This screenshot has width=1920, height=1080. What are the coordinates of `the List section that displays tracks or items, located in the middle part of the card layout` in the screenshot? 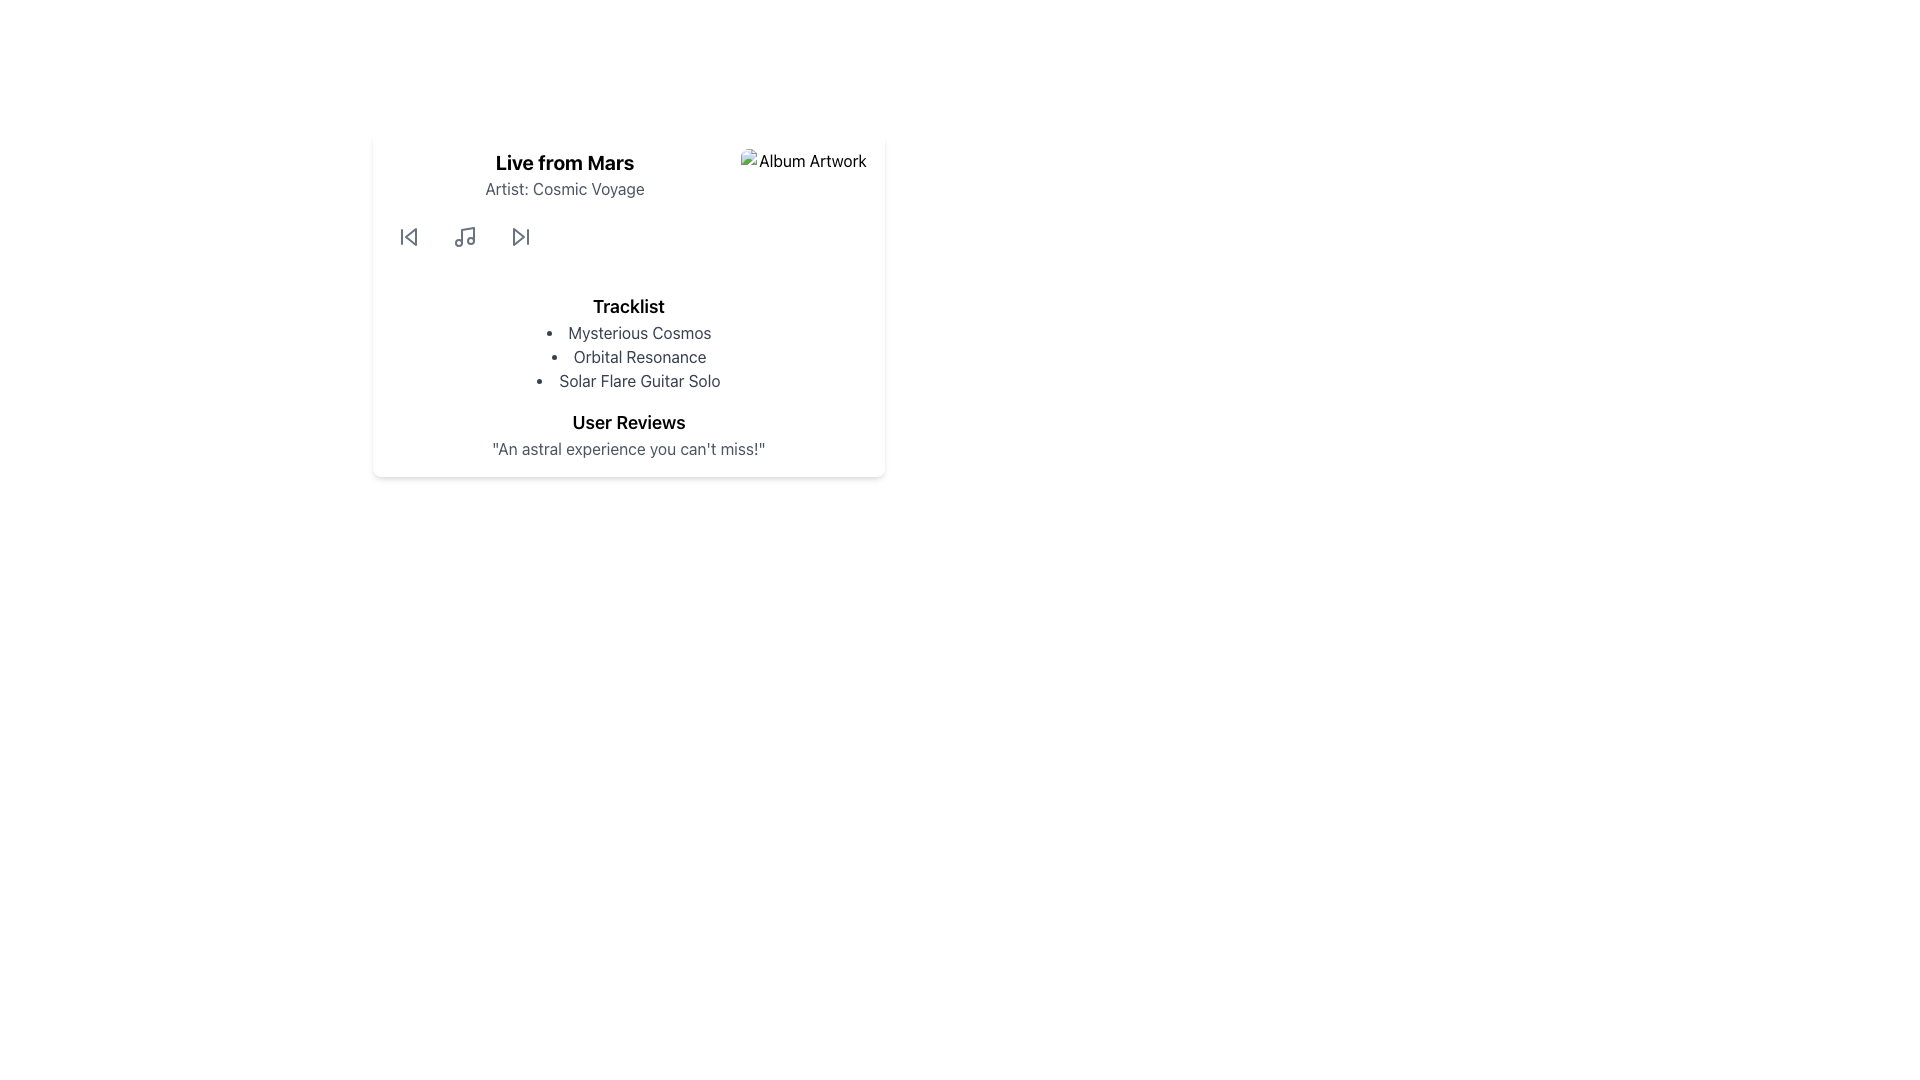 It's located at (627, 342).